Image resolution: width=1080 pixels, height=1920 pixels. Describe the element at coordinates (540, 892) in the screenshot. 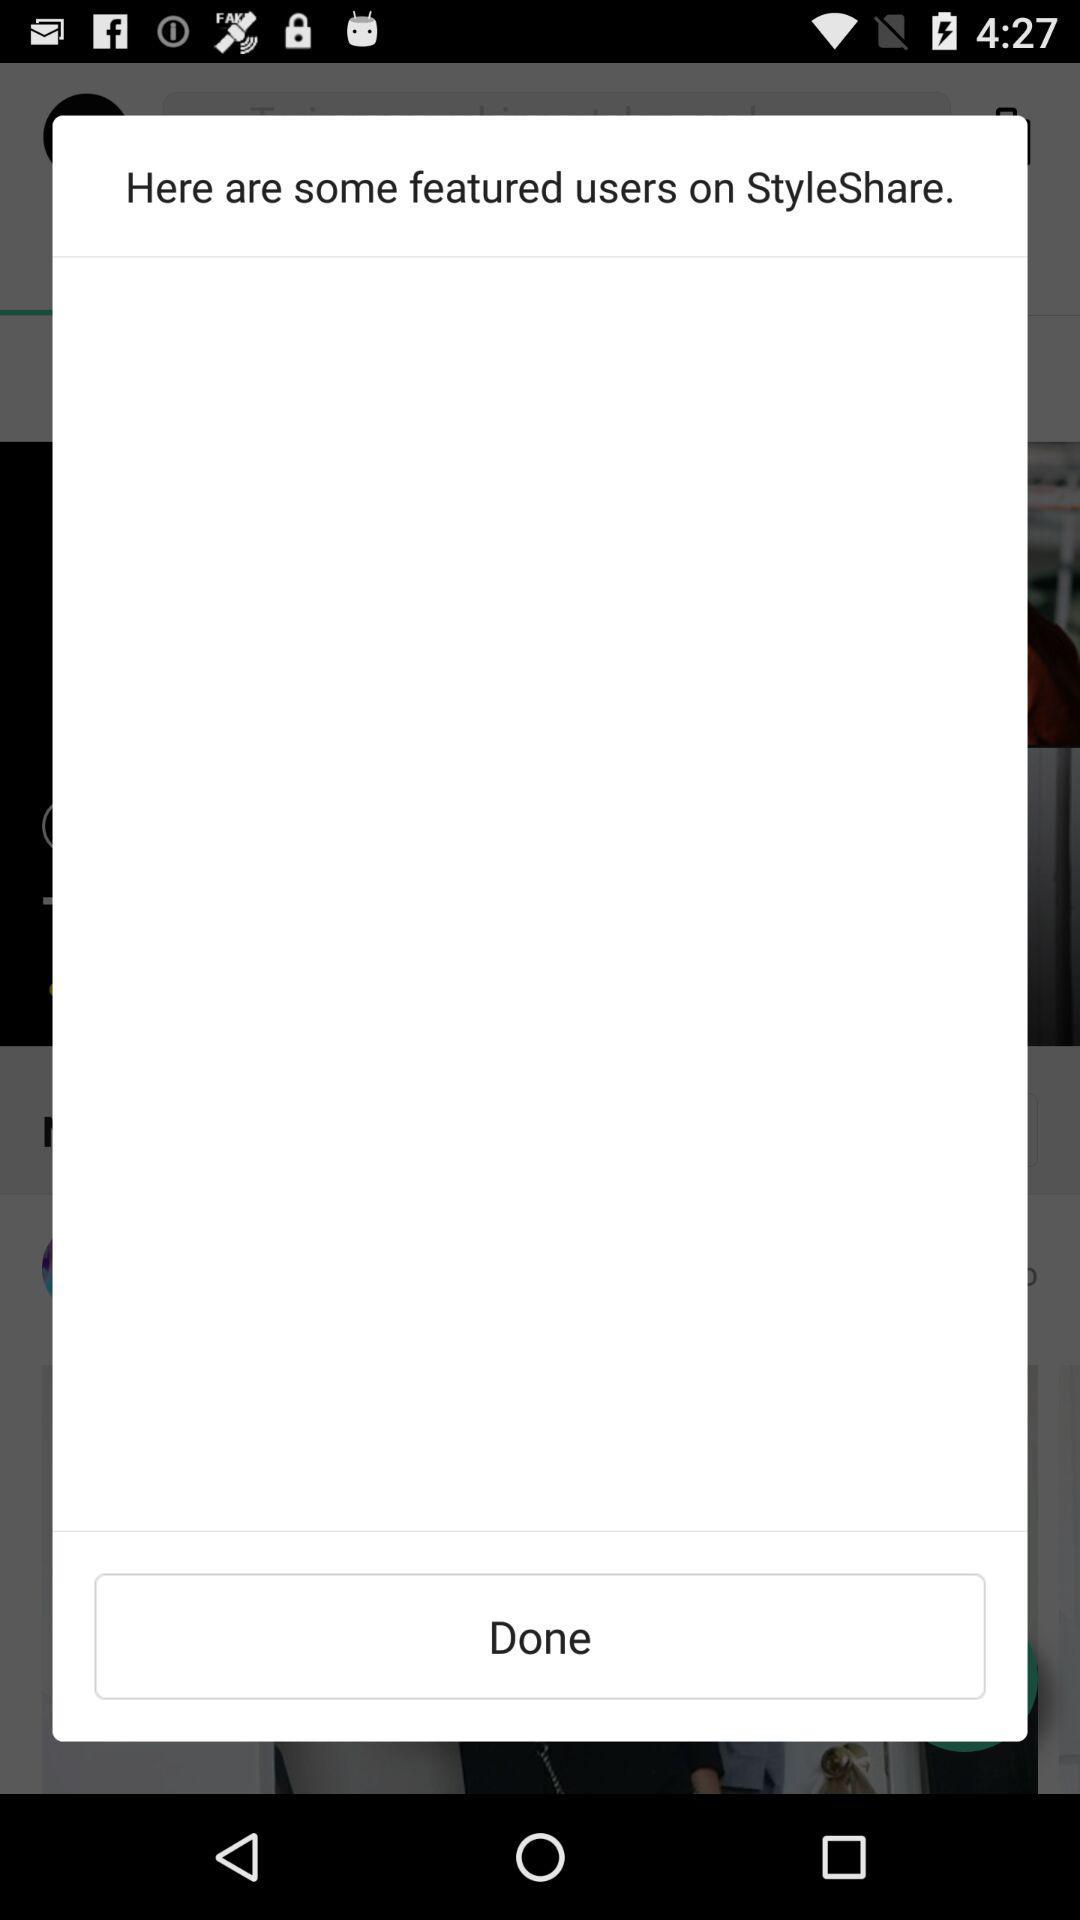

I see `find featured users` at that location.